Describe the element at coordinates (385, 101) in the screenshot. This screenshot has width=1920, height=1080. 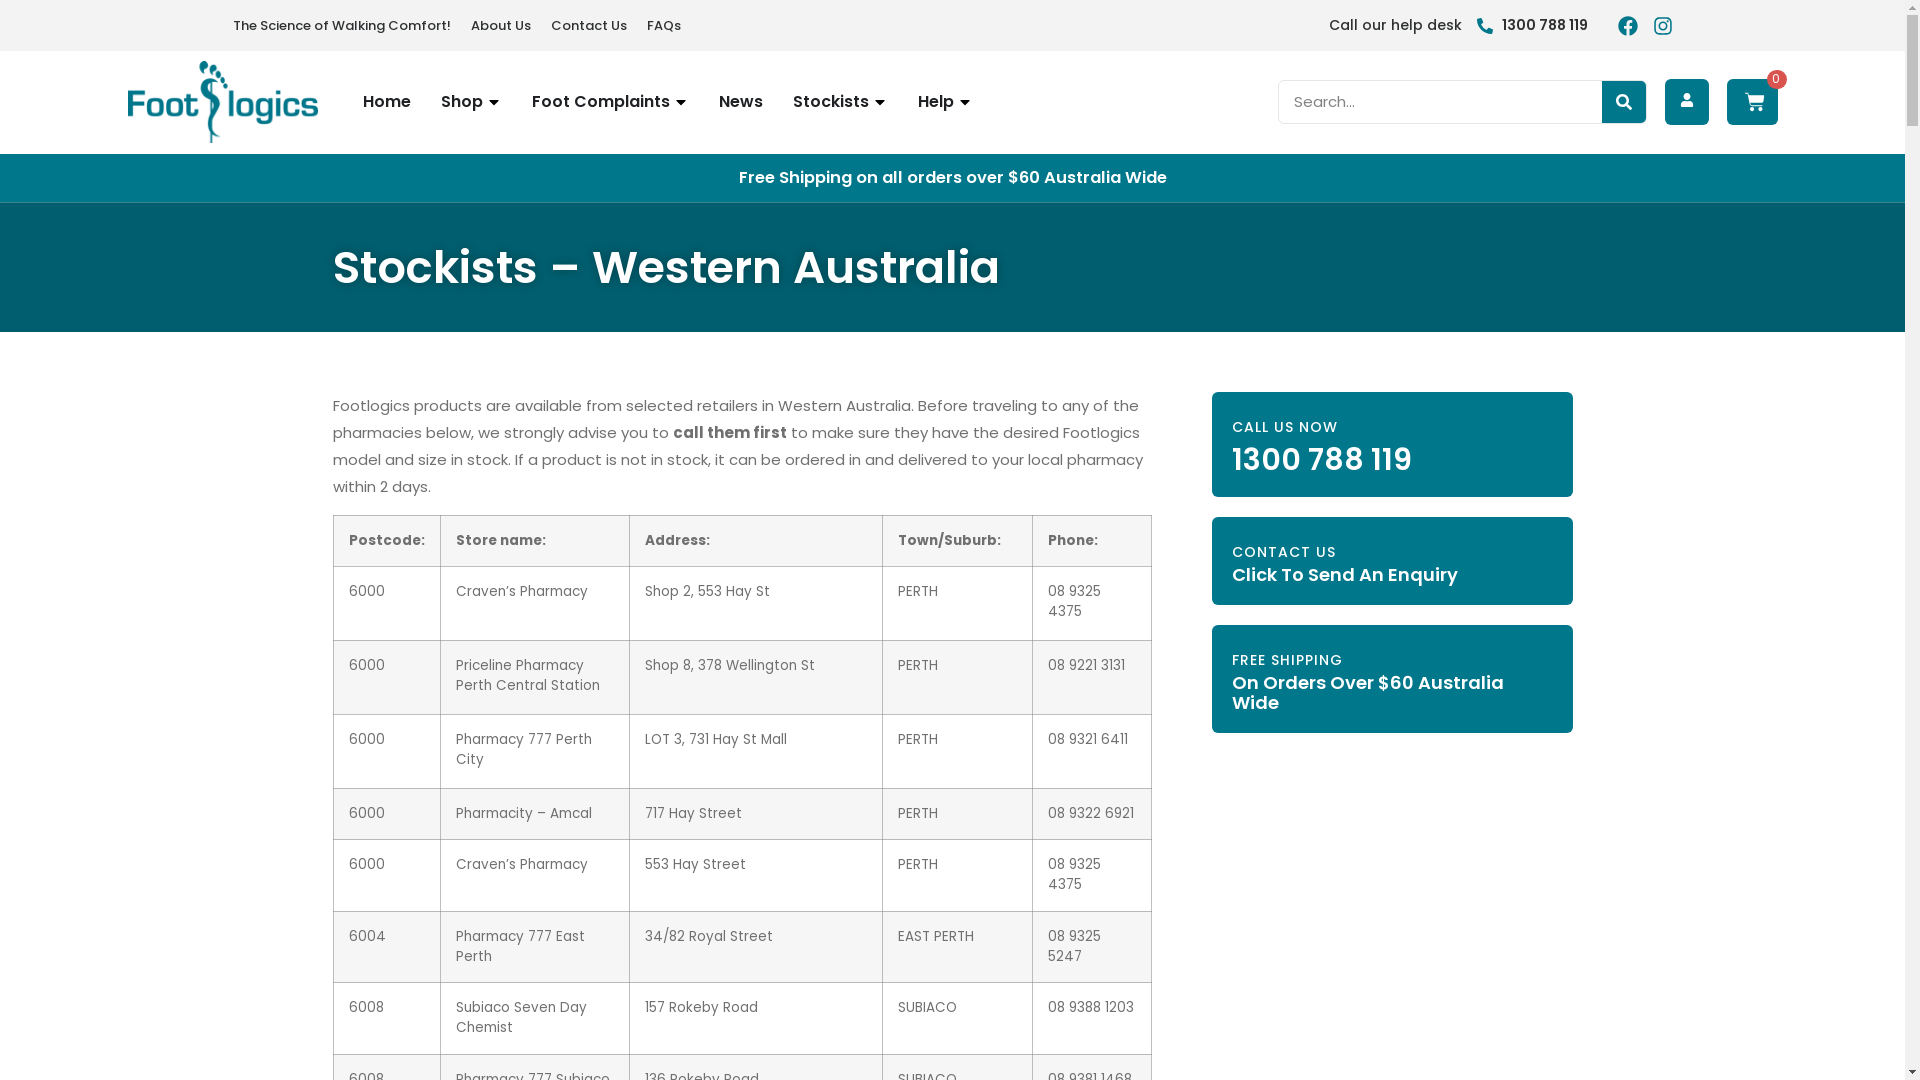
I see `'Home'` at that location.